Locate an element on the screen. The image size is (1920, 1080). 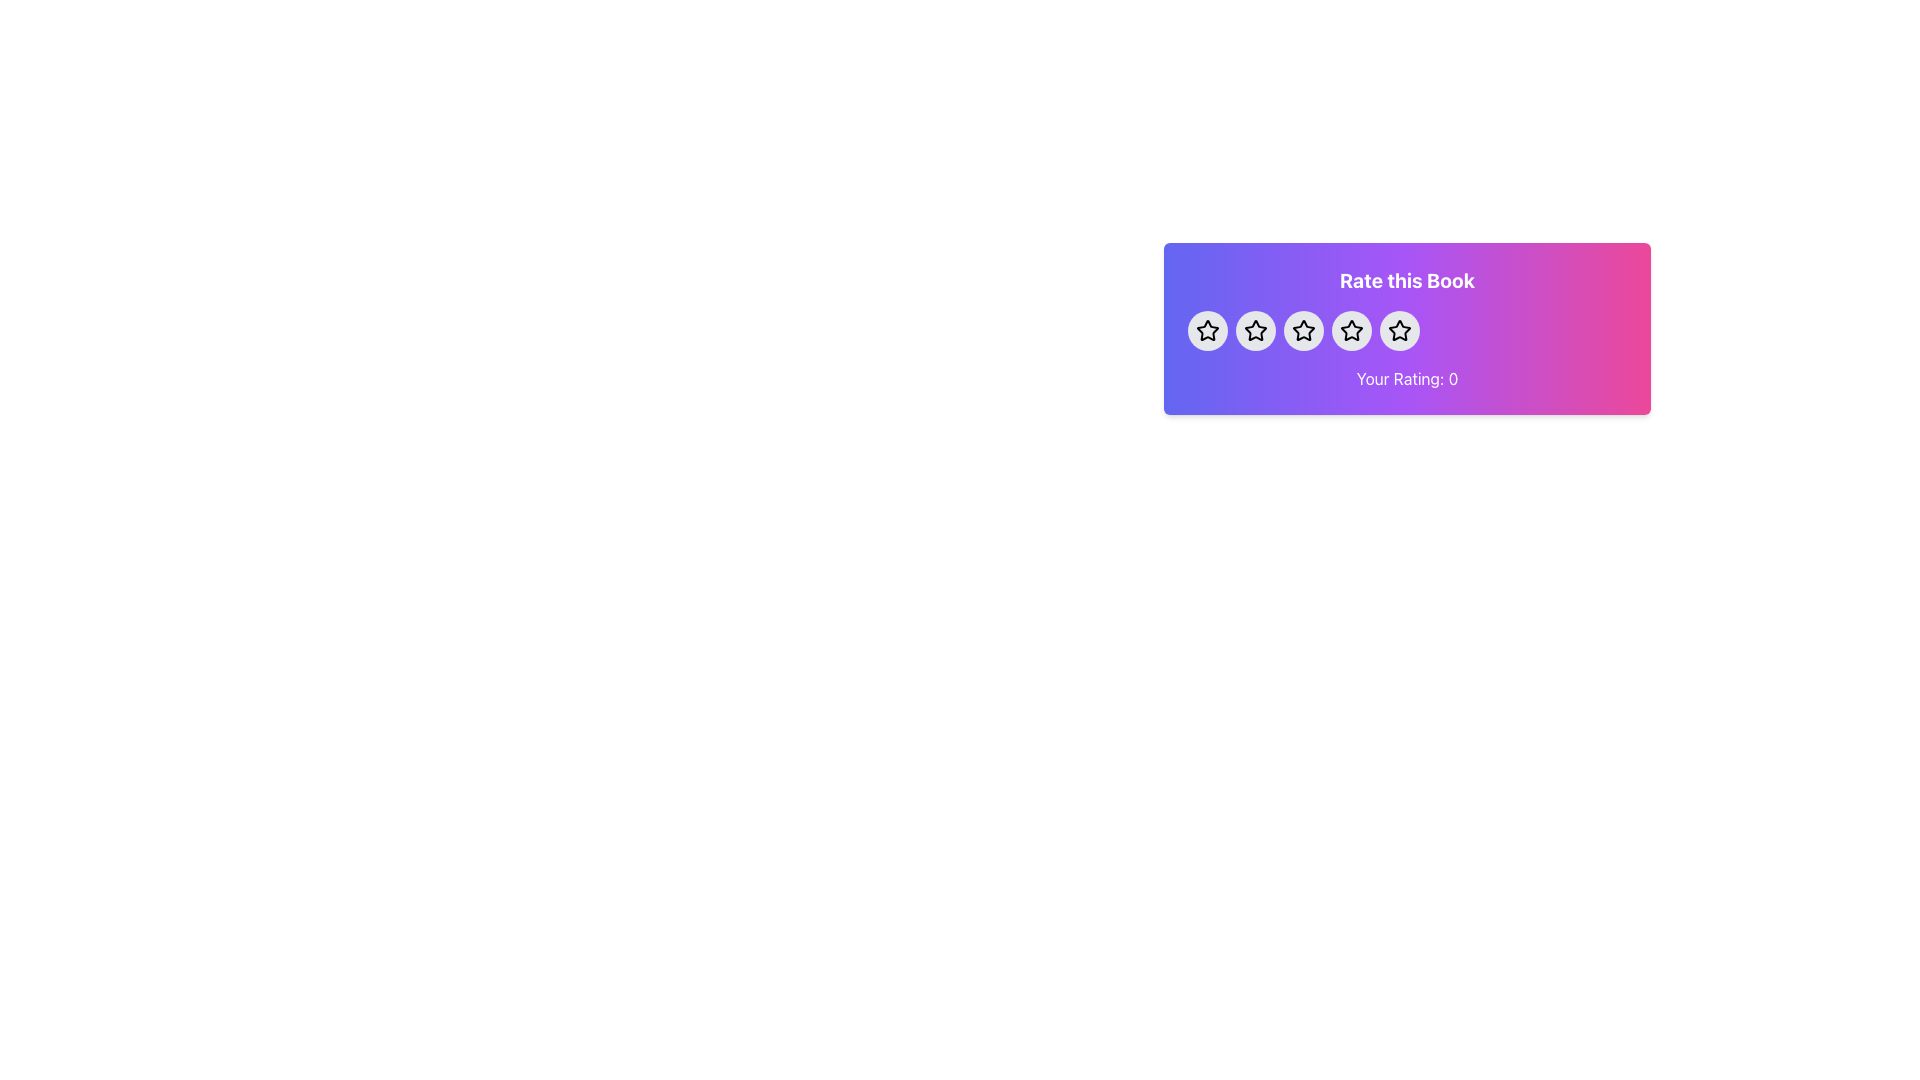
the interactive rating widget with a gradient background that prompts 'Rate this Book' is located at coordinates (1406, 327).